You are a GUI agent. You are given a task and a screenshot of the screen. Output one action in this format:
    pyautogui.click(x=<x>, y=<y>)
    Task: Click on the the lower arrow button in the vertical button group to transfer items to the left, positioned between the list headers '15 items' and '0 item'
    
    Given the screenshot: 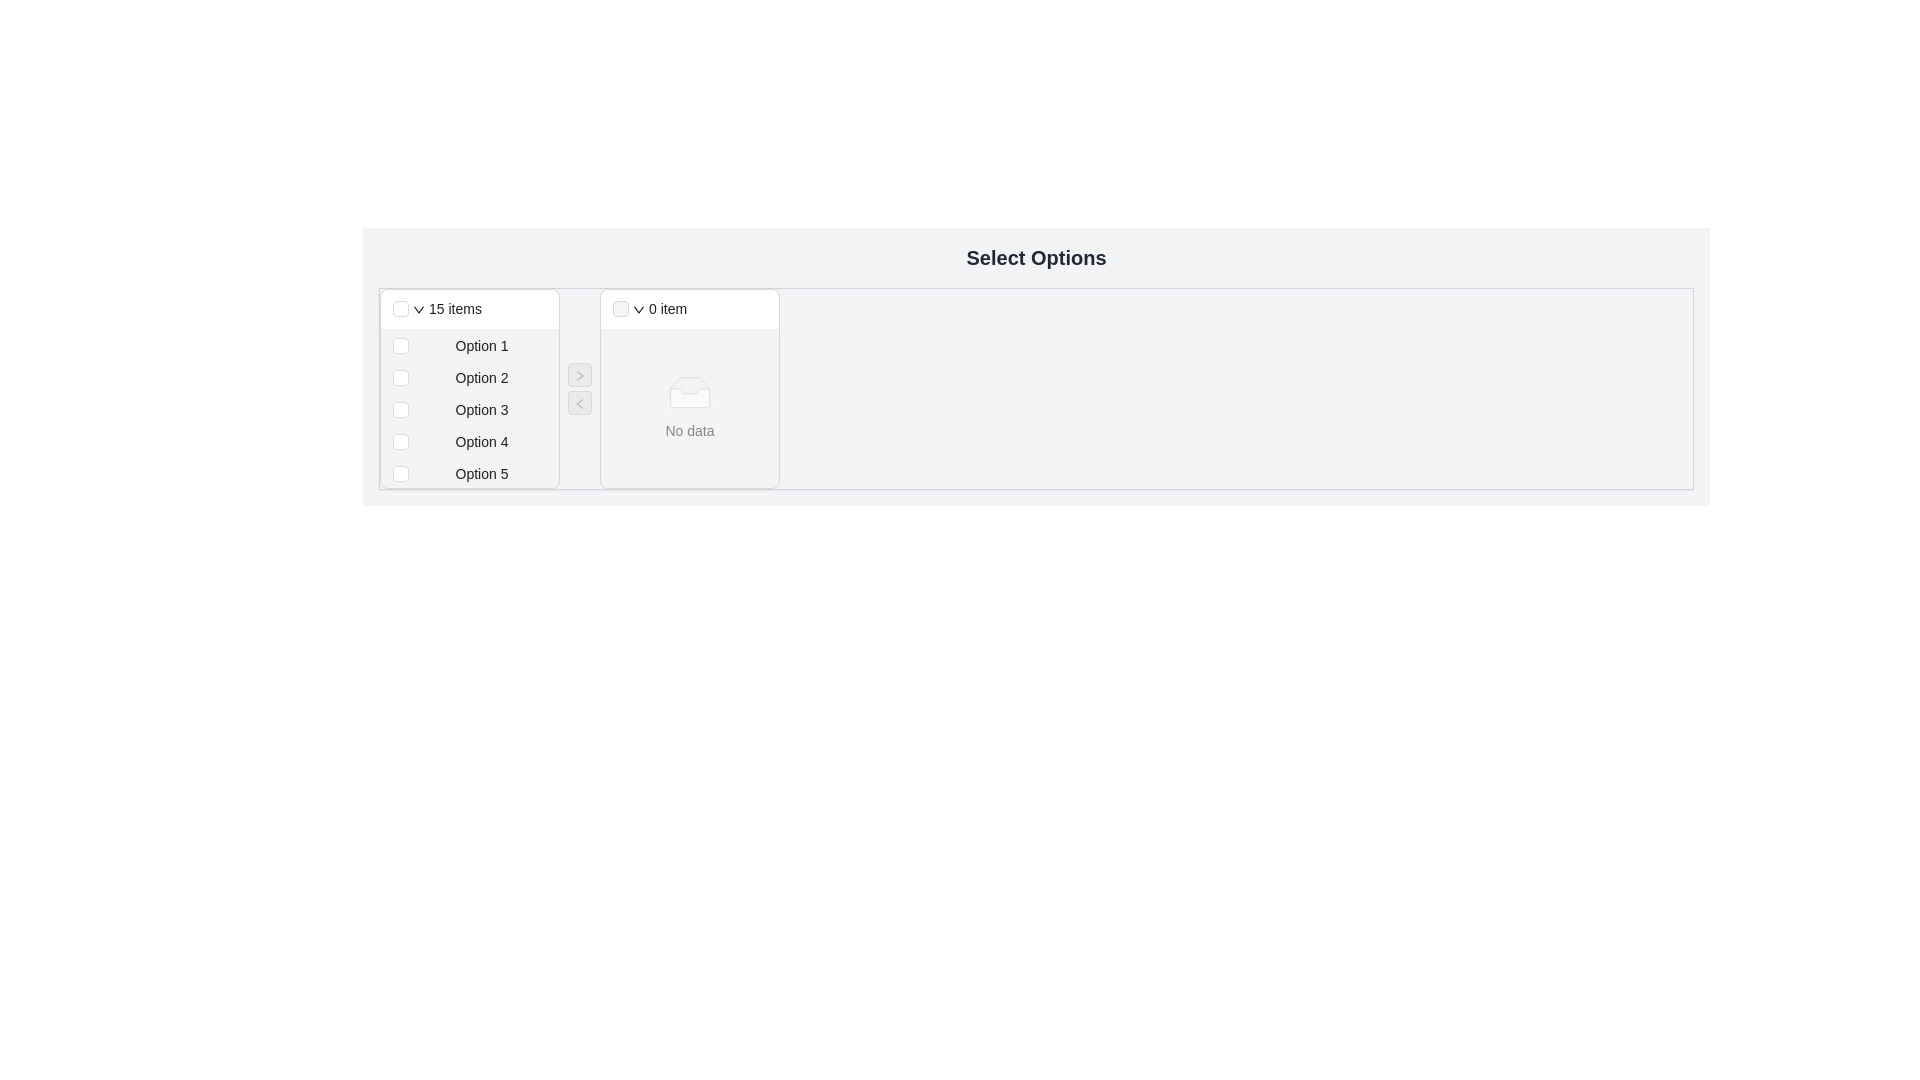 What is the action you would take?
    pyautogui.click(x=579, y=389)
    